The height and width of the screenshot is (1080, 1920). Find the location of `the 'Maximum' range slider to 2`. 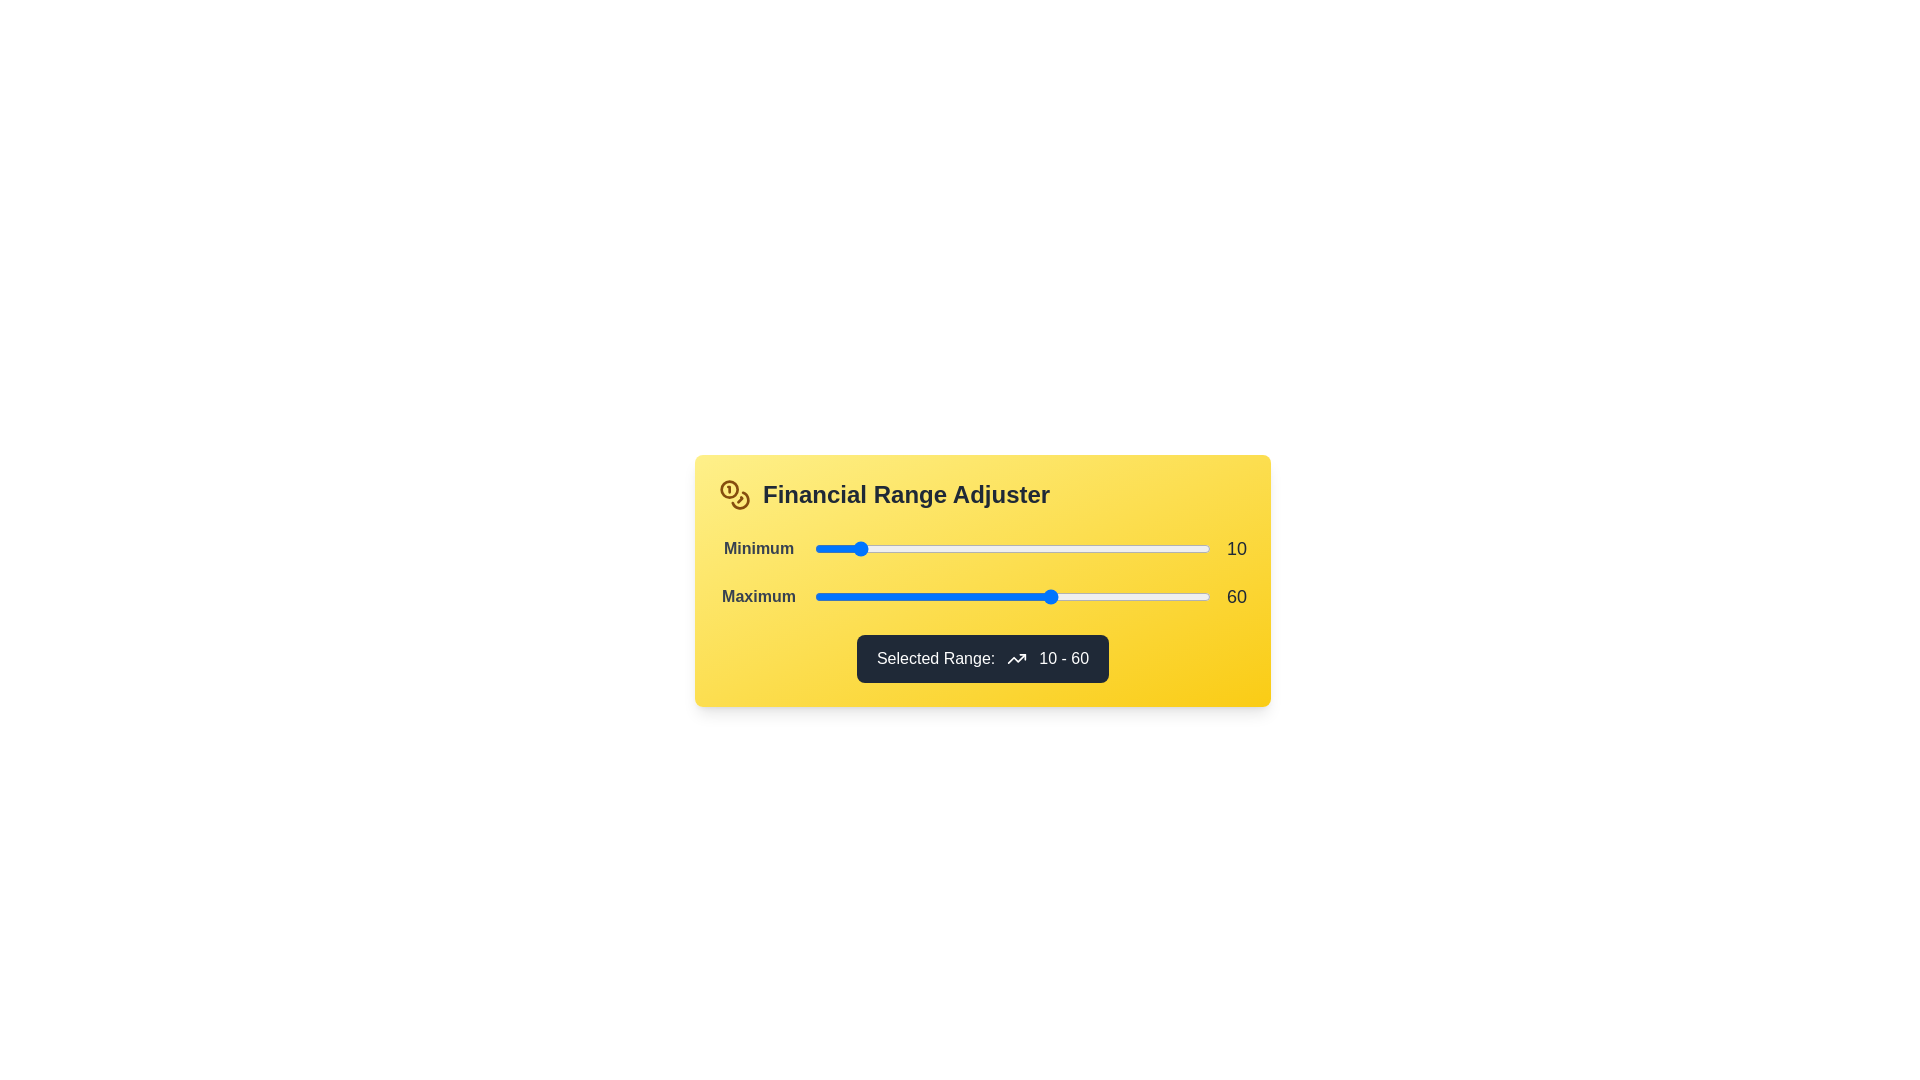

the 'Maximum' range slider to 2 is located at coordinates (822, 596).